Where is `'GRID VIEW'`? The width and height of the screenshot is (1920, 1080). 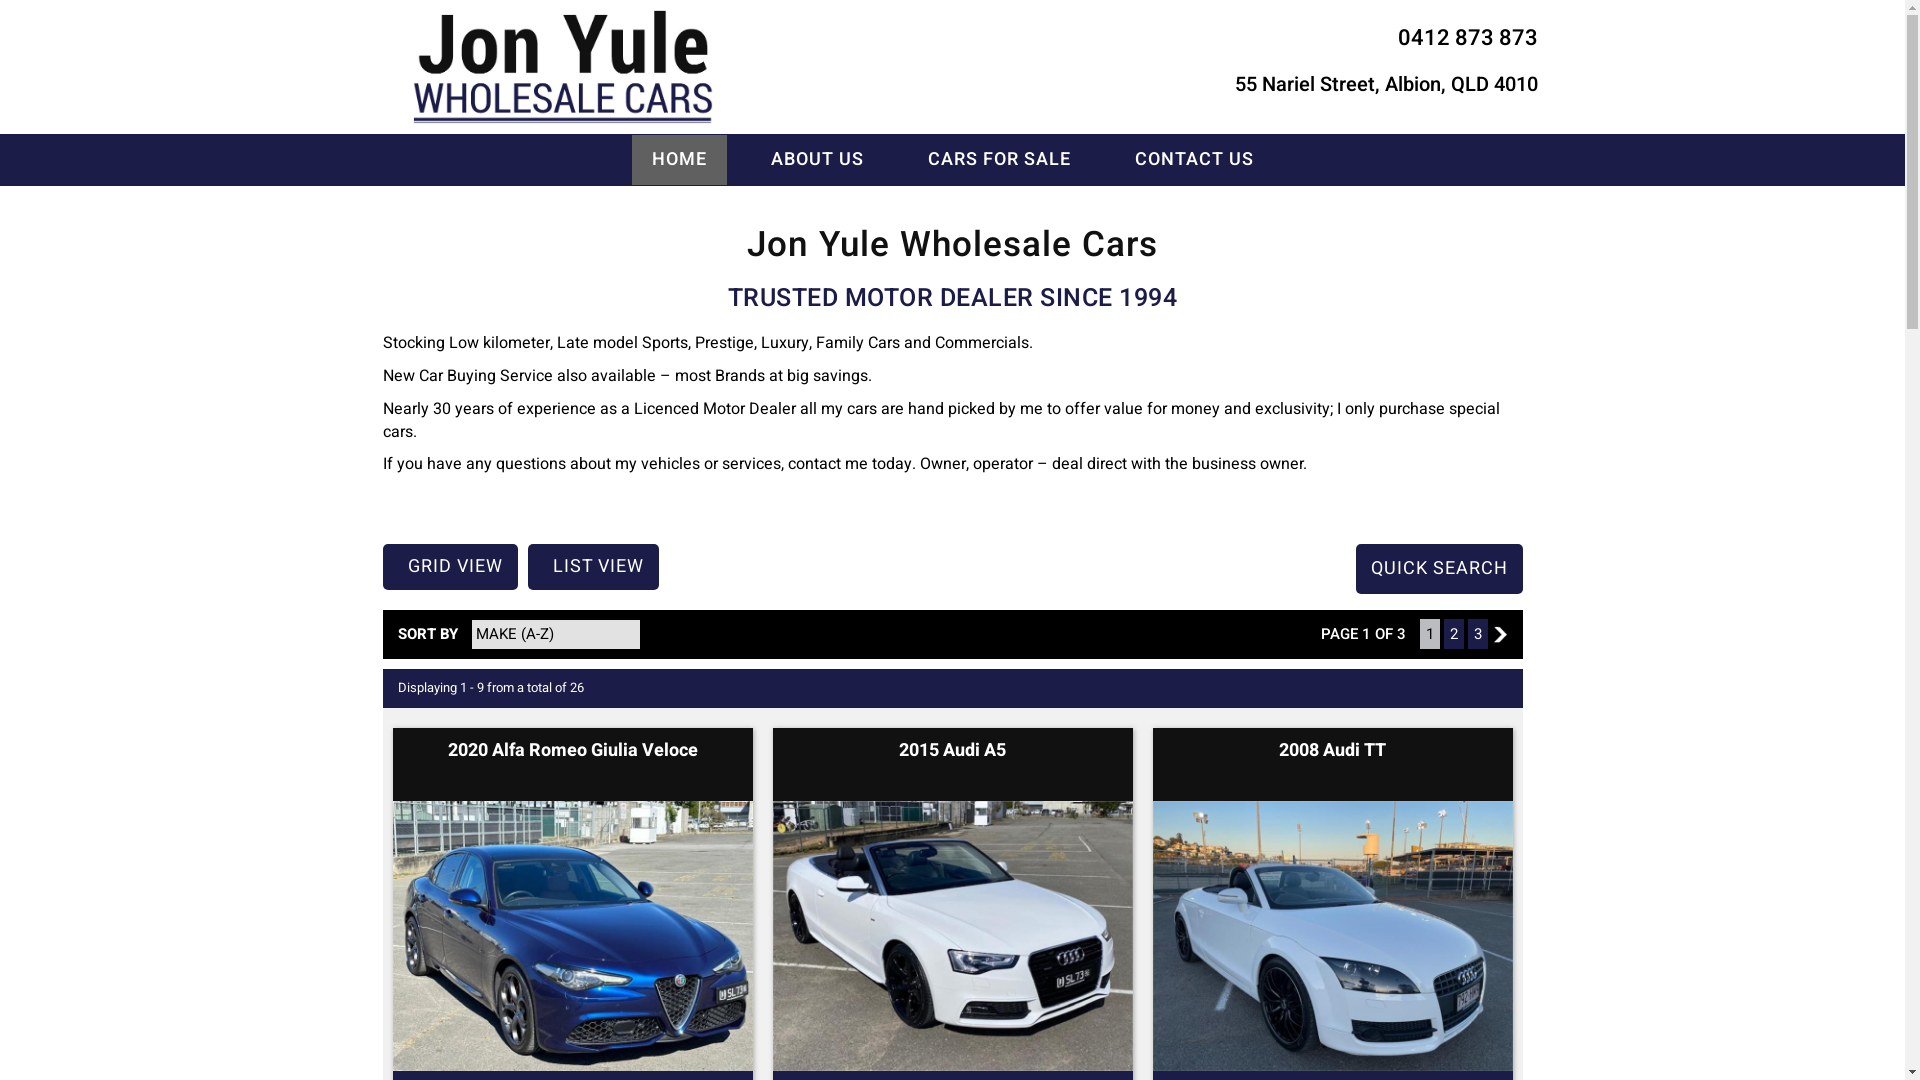
'GRID VIEW' is located at coordinates (448, 567).